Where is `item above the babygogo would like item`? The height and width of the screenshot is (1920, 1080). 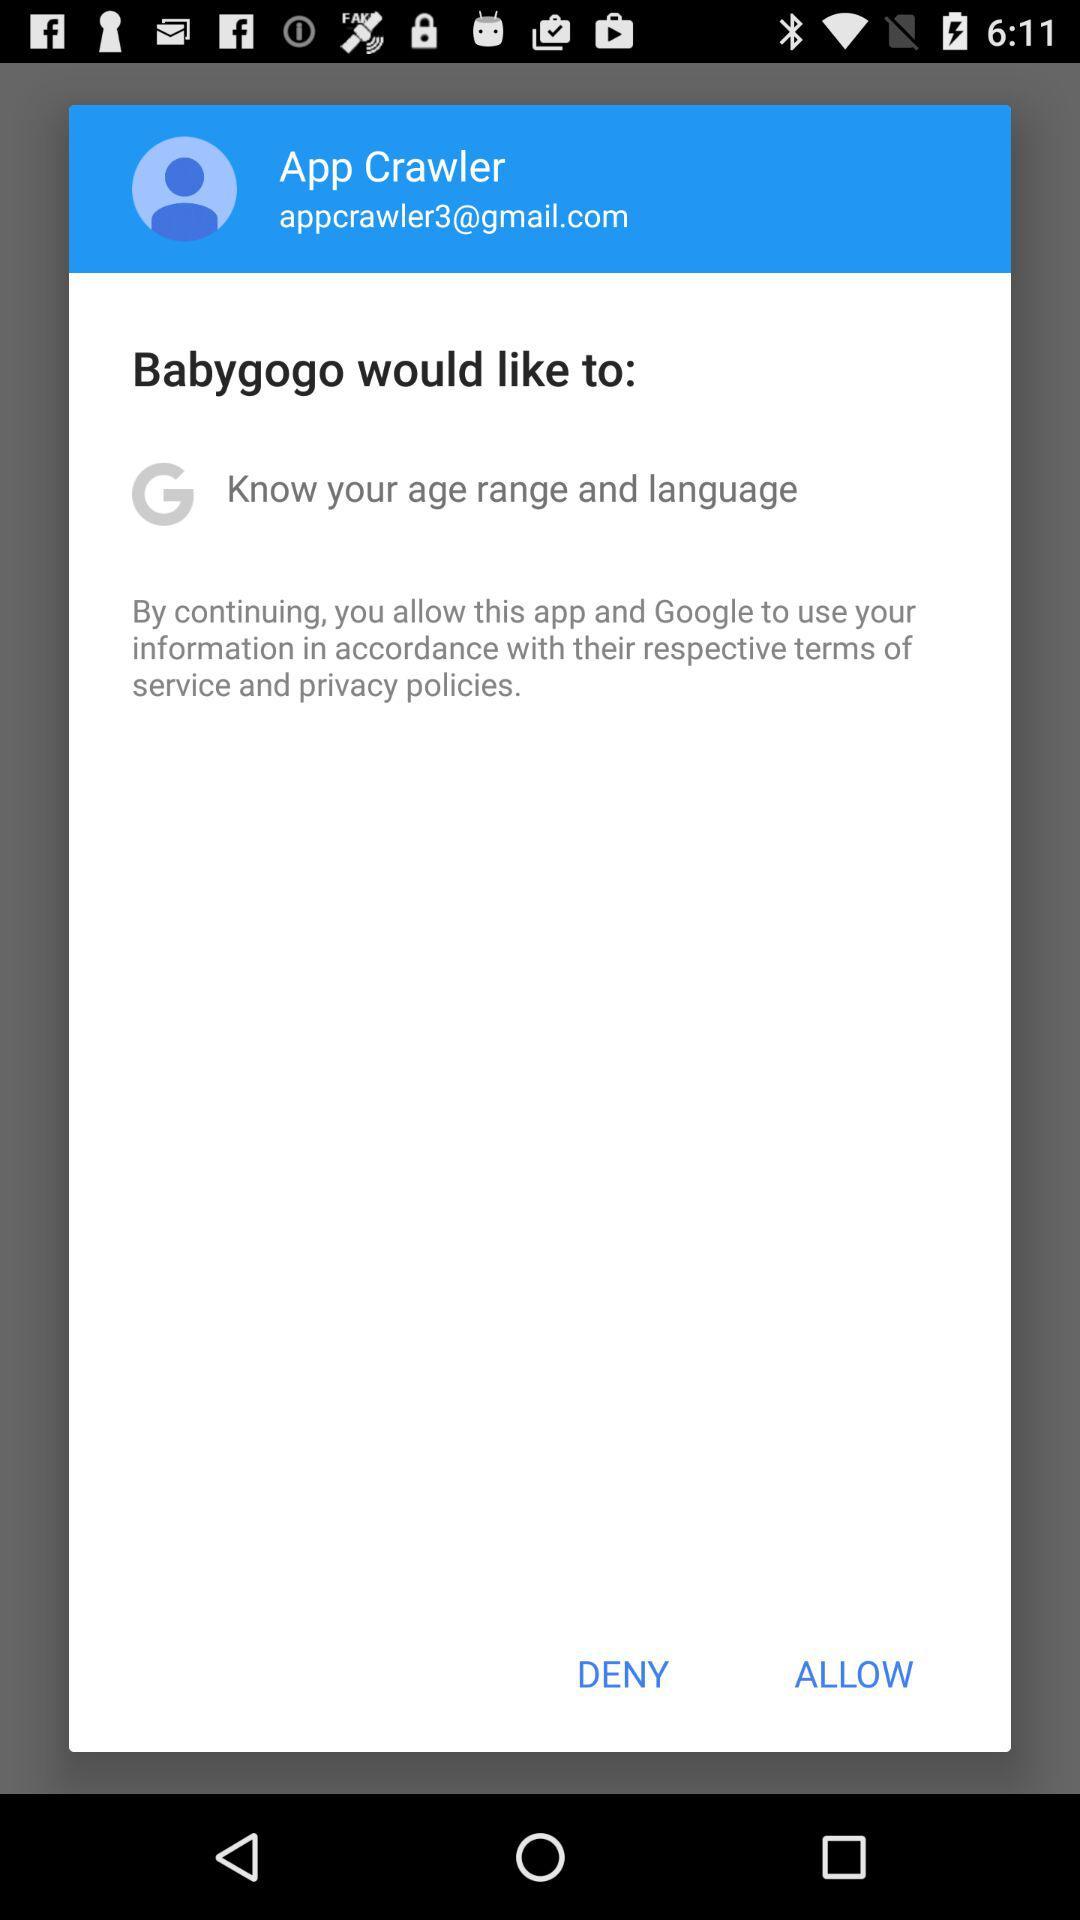
item above the babygogo would like item is located at coordinates (454, 214).